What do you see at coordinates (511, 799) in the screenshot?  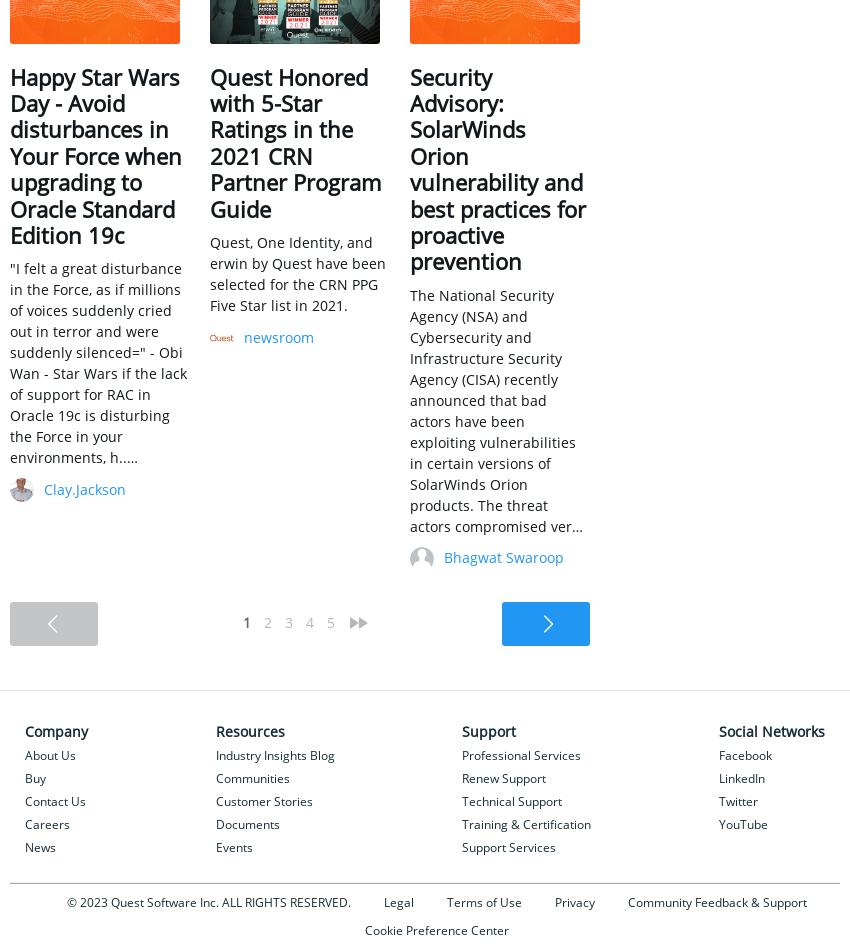 I see `'Technical Support'` at bounding box center [511, 799].